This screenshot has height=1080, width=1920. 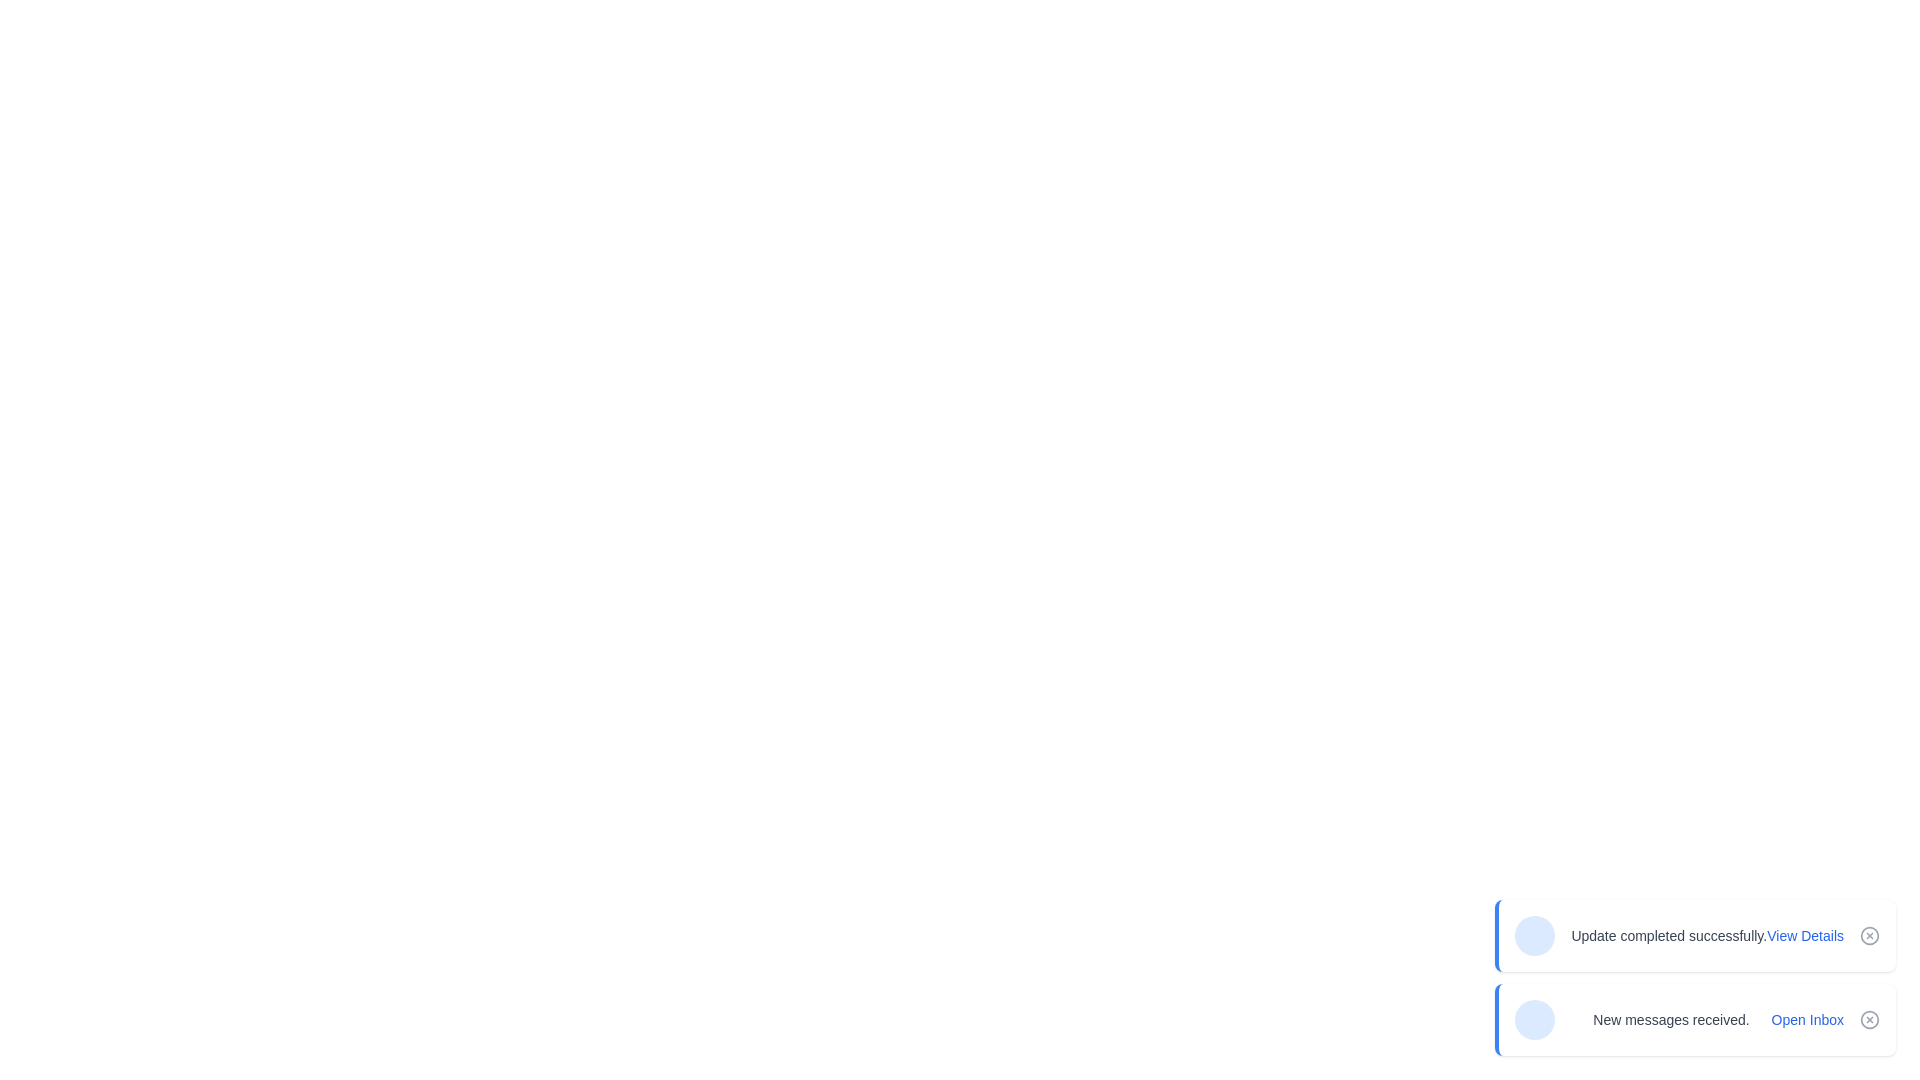 What do you see at coordinates (1869, 936) in the screenshot?
I see `the close button of the notification to remove it` at bounding box center [1869, 936].